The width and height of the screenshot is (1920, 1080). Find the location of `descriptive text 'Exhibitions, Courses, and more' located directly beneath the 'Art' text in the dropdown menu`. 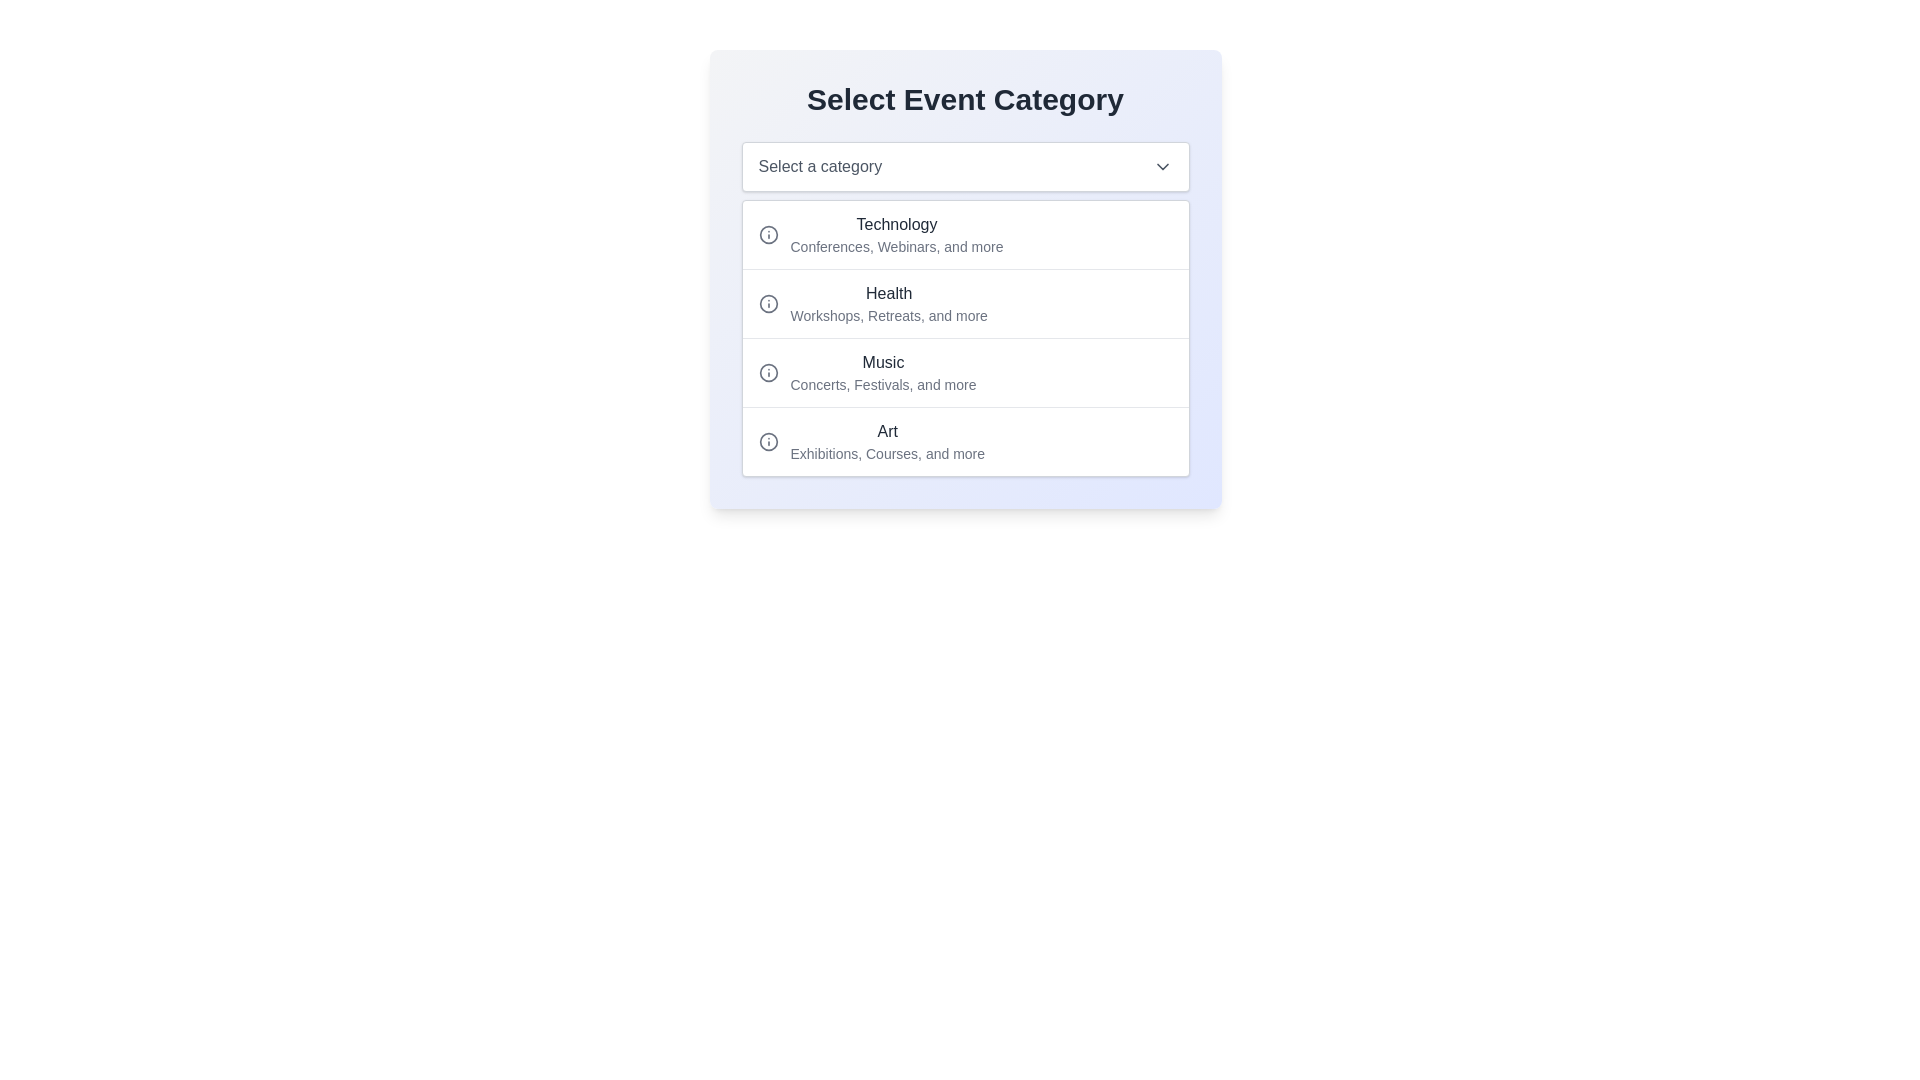

descriptive text 'Exhibitions, Courses, and more' located directly beneath the 'Art' text in the dropdown menu is located at coordinates (886, 454).